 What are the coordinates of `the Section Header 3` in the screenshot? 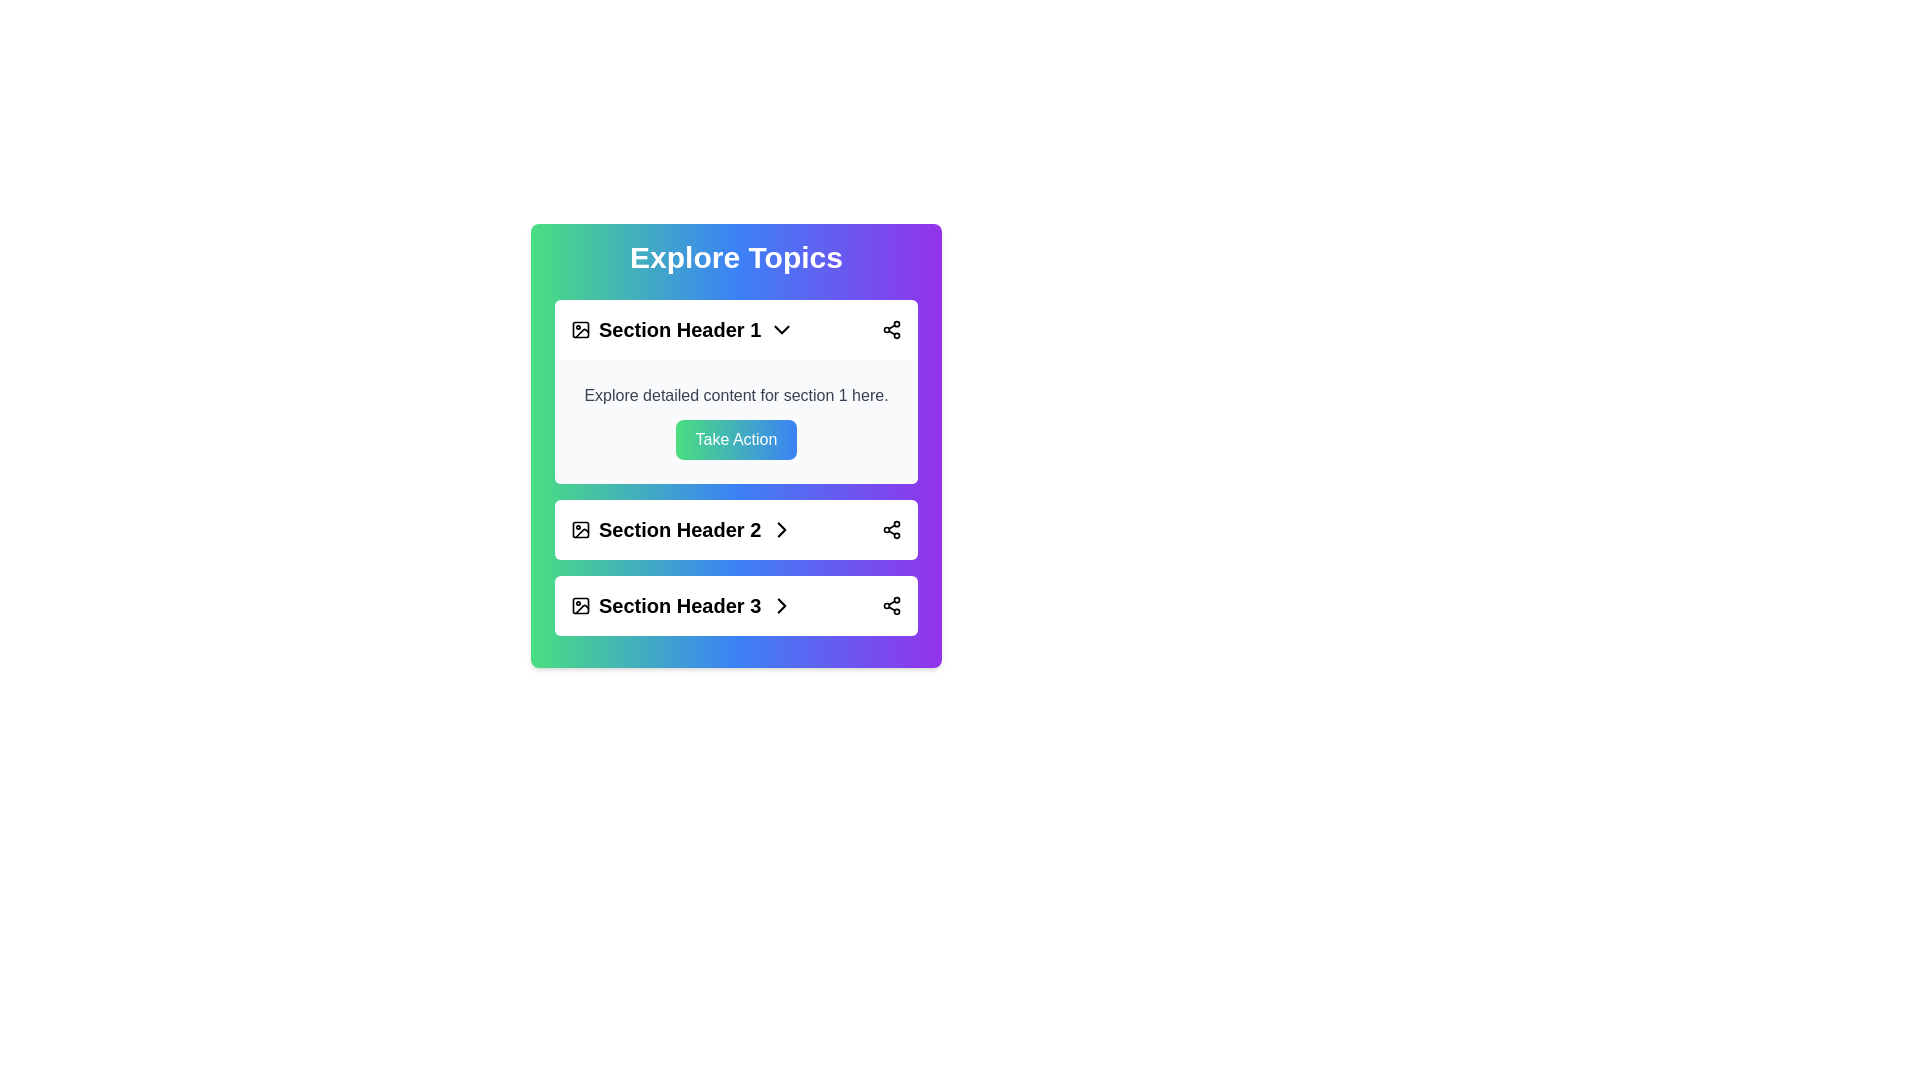 It's located at (683, 604).